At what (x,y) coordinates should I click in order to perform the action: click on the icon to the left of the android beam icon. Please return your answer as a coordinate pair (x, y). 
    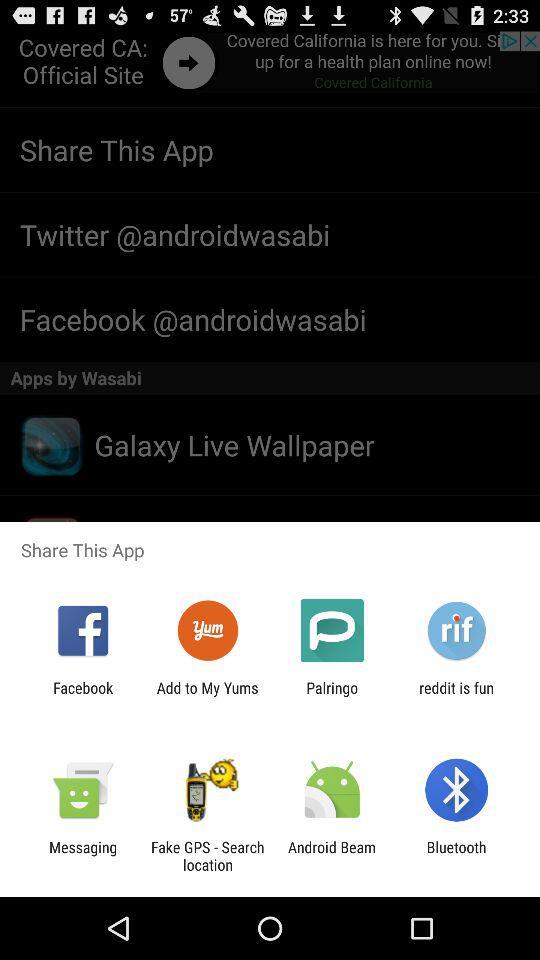
    Looking at the image, I should click on (206, 855).